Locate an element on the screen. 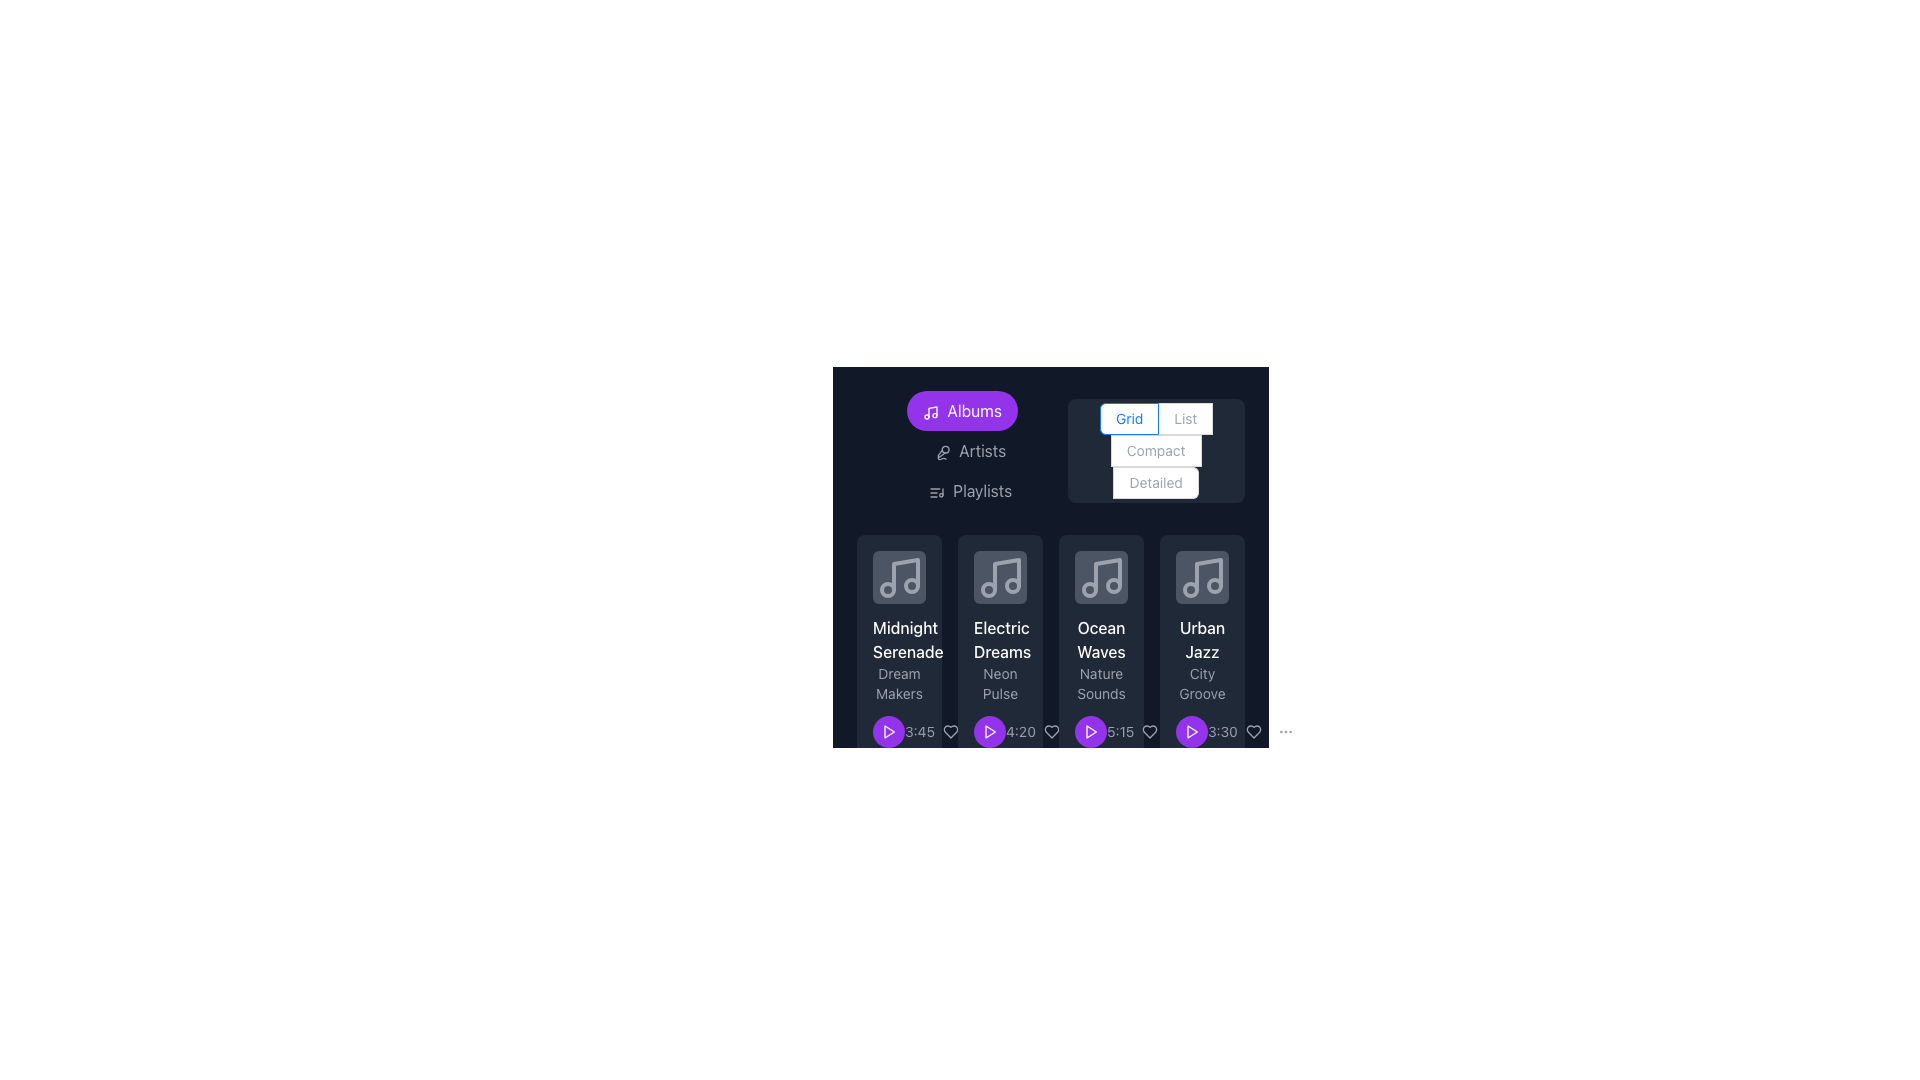 The image size is (1920, 1080). the static text displaying 'City Groove', which is styled in lighter gray and located beneath 'Urban Jazz' and above '3:30' in the card layout is located at coordinates (1201, 682).